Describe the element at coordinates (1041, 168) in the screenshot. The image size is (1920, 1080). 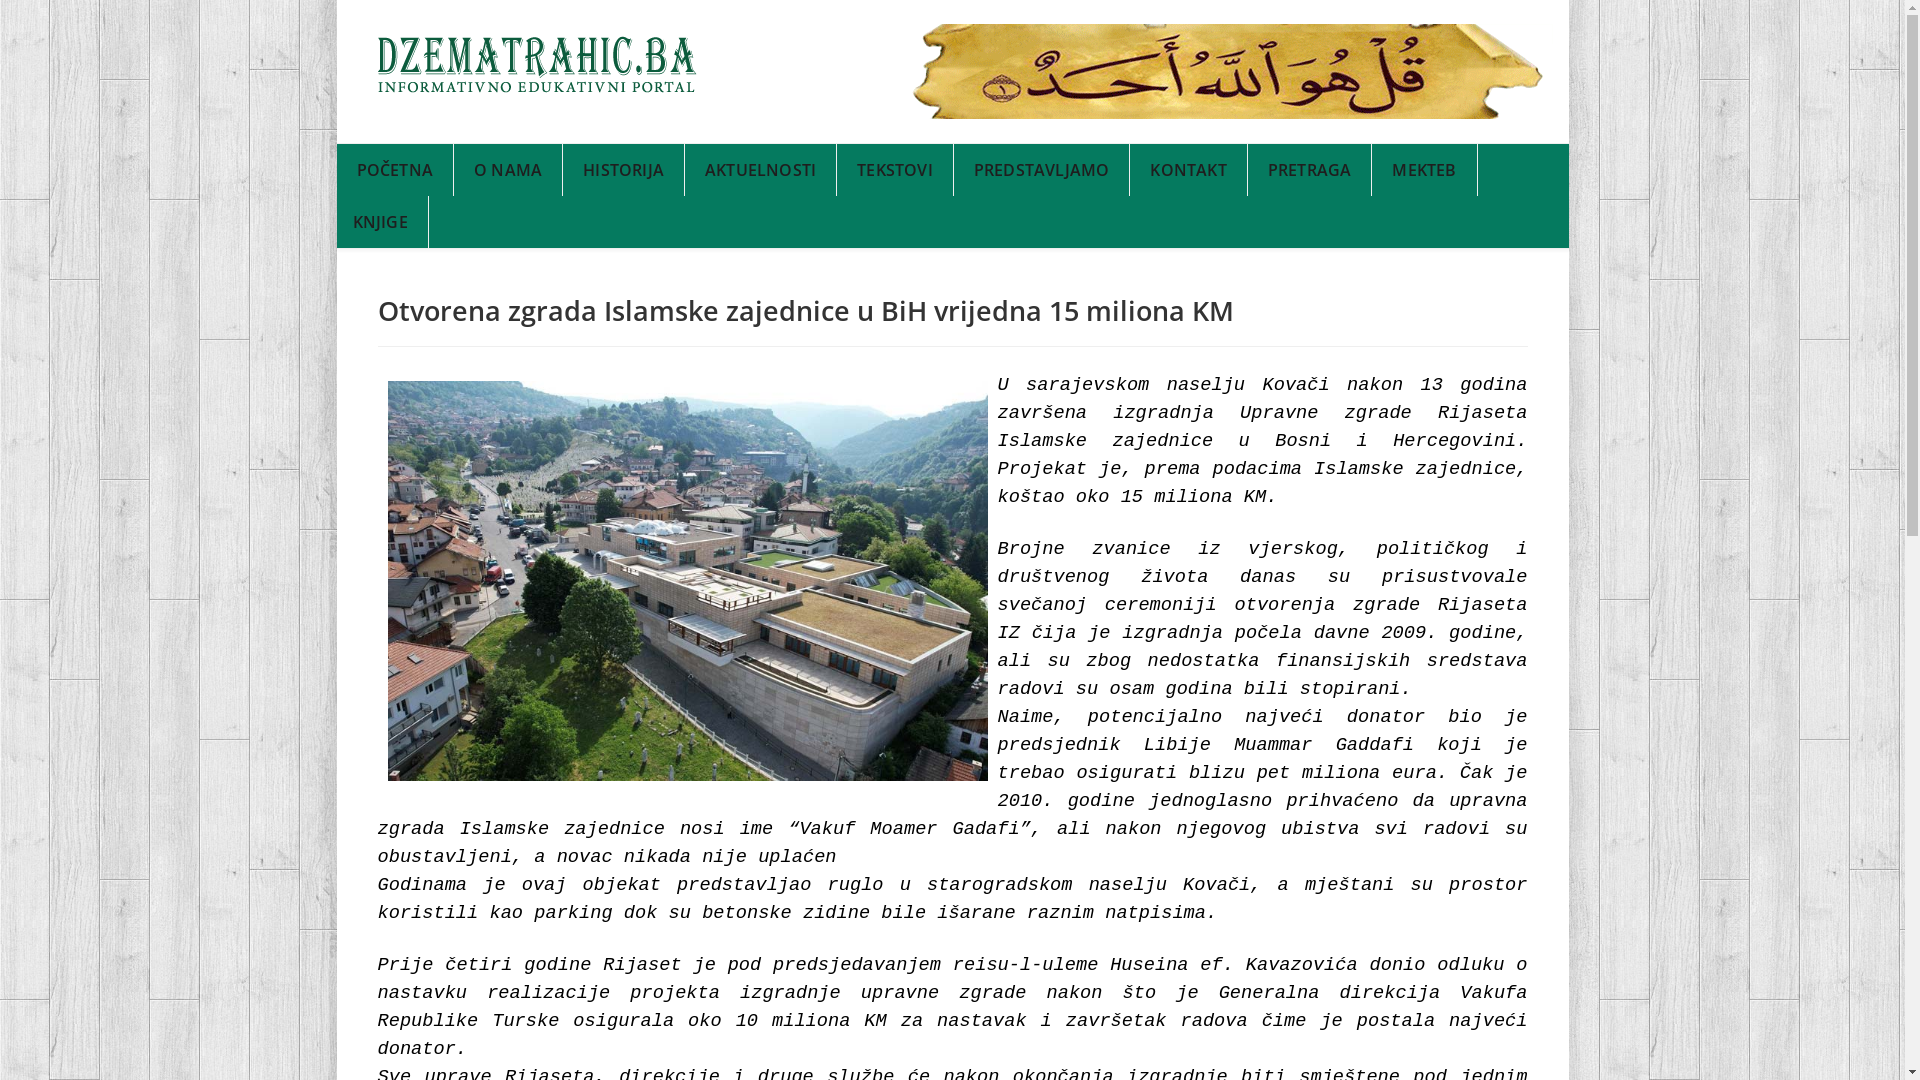
I see `'PREDSTAVLJAMO'` at that location.